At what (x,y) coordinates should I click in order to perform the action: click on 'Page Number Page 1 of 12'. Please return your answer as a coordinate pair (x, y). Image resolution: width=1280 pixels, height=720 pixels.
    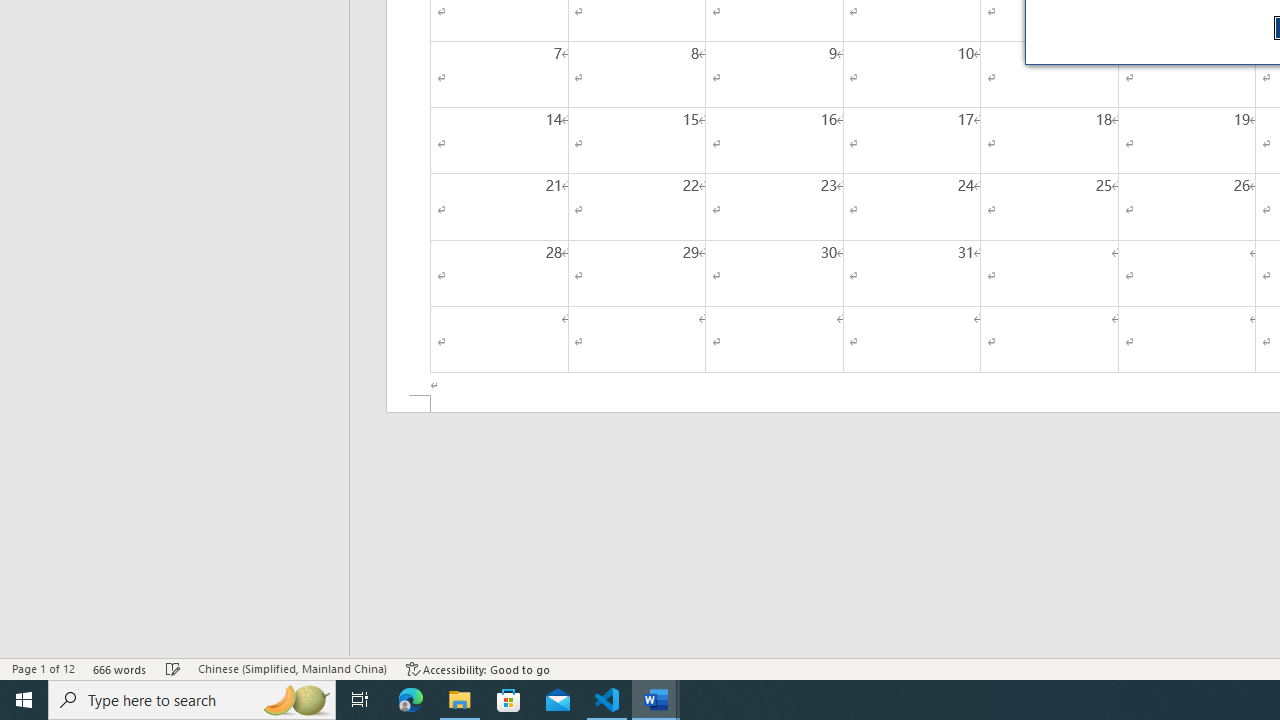
    Looking at the image, I should click on (43, 669).